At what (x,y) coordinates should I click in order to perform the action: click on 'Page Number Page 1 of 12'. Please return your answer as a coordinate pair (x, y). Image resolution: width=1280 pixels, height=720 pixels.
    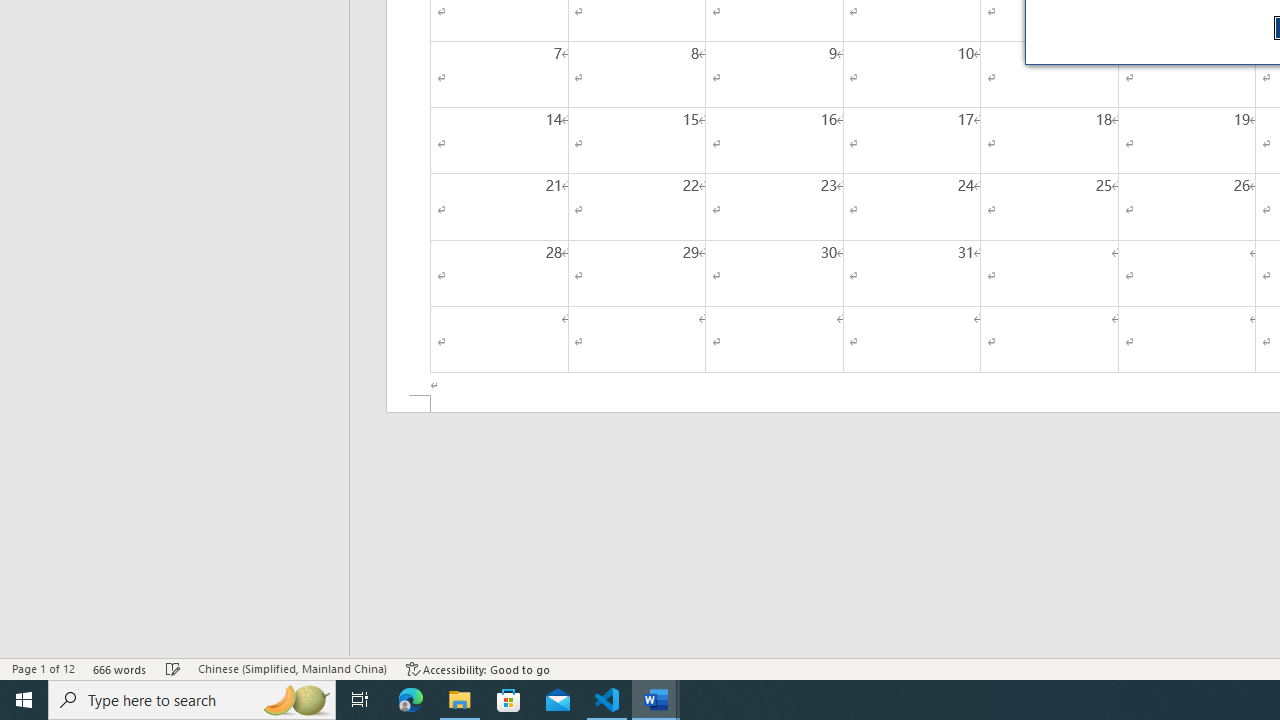
    Looking at the image, I should click on (43, 669).